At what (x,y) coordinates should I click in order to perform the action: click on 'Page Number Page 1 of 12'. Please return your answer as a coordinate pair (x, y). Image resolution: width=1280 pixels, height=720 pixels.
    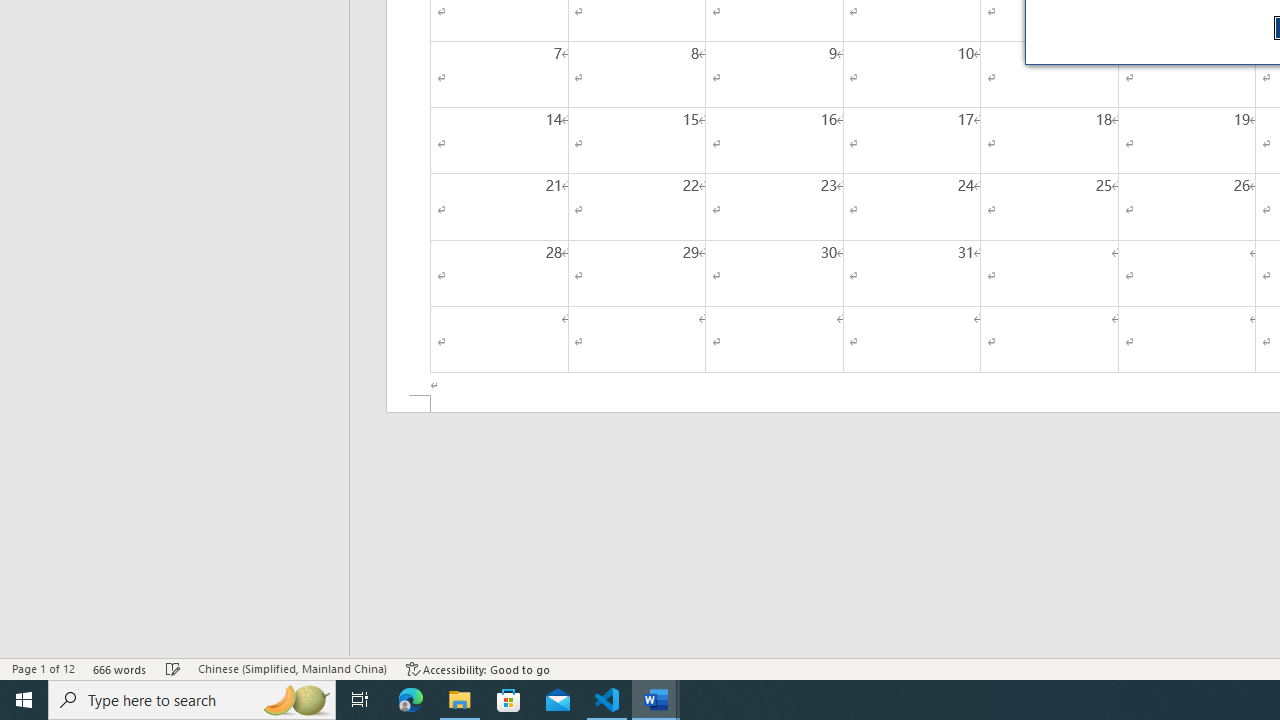
    Looking at the image, I should click on (43, 669).